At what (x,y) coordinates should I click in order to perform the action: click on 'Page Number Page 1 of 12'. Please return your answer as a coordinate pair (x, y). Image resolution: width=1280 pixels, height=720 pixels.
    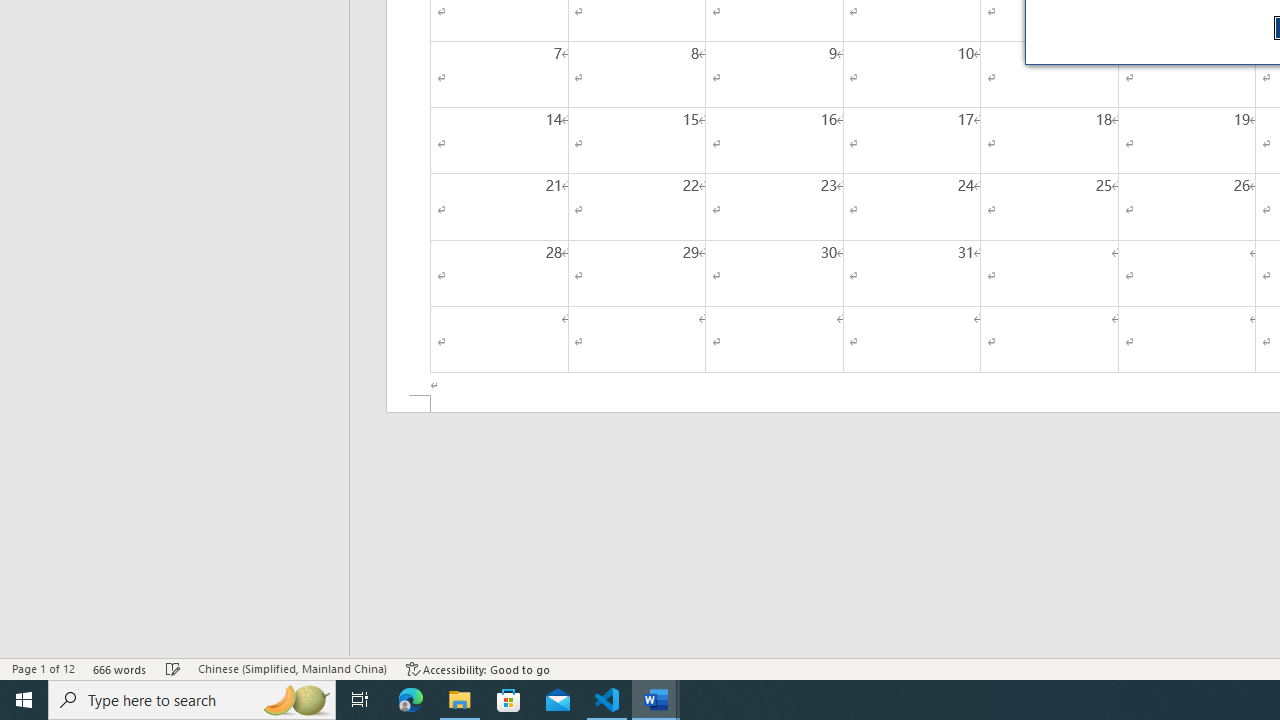
    Looking at the image, I should click on (43, 669).